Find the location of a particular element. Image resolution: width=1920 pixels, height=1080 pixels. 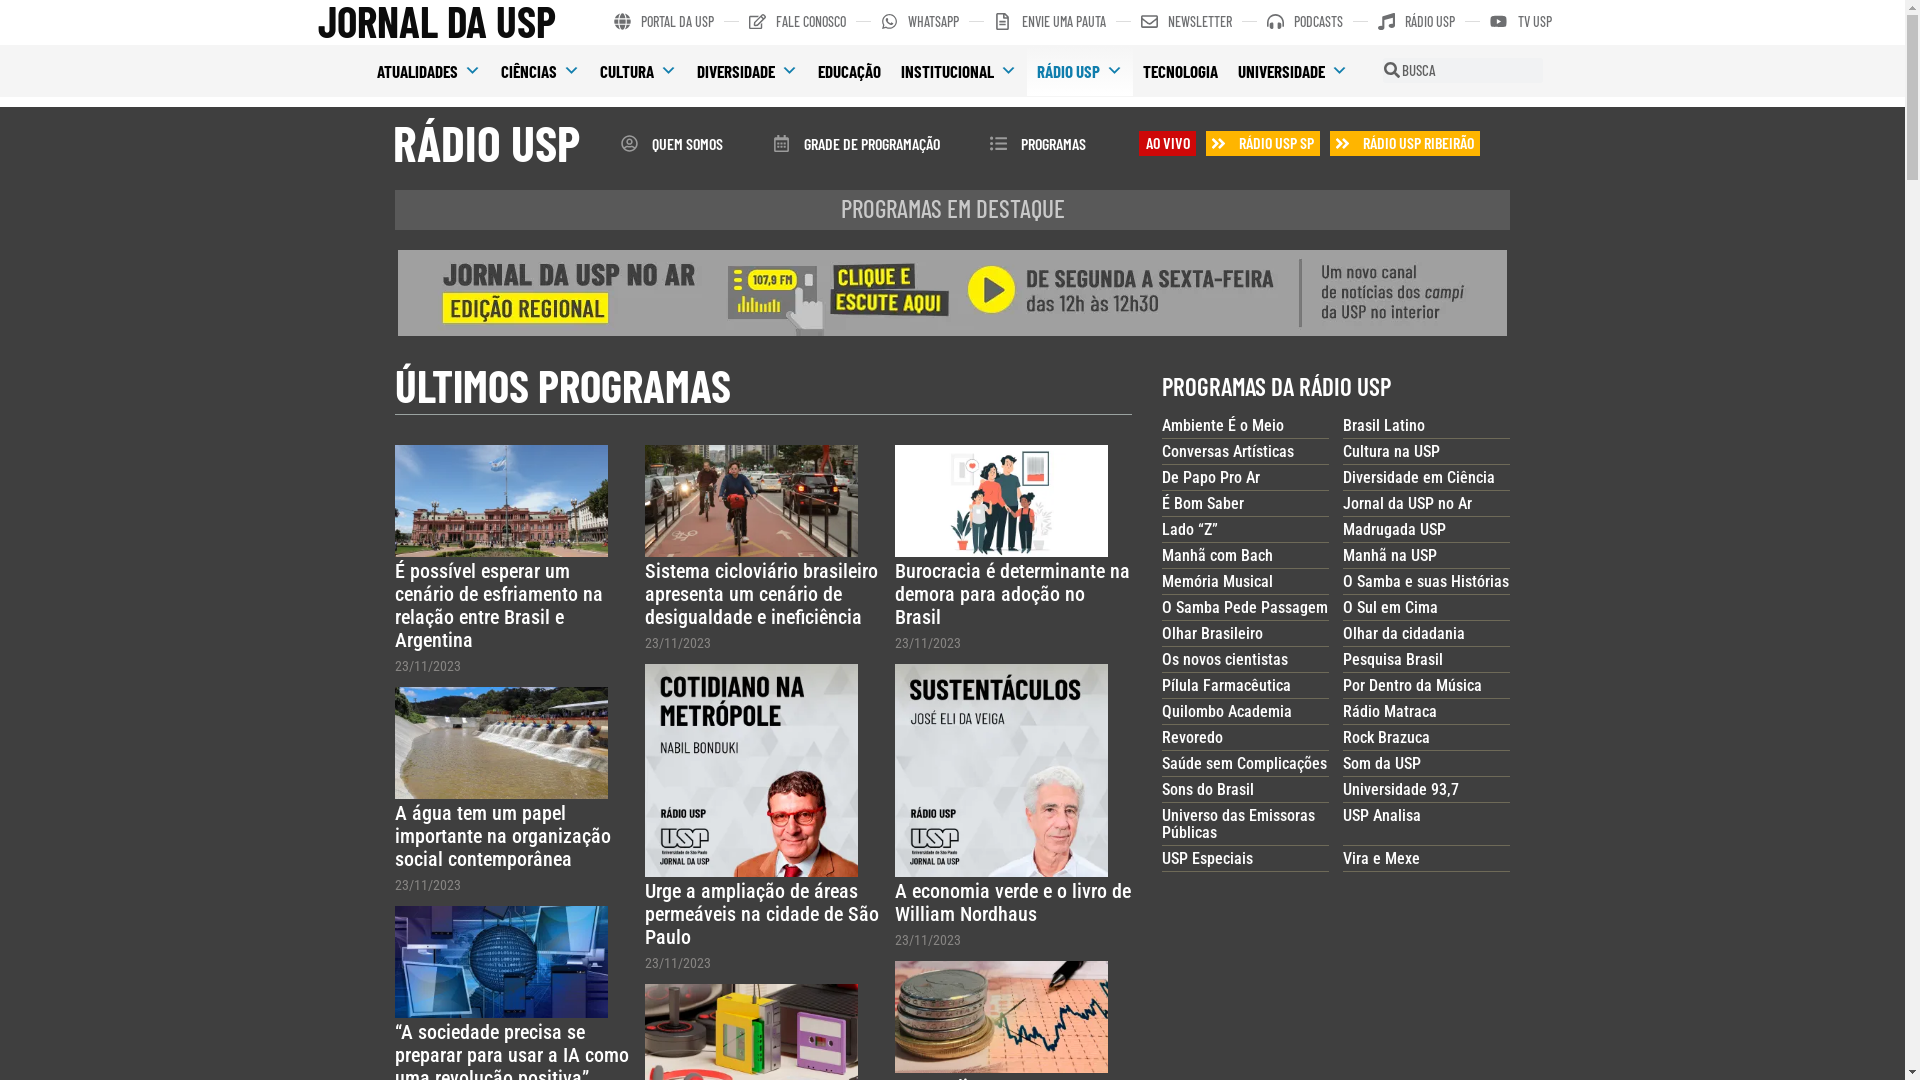

'FALE CONOSCO' is located at coordinates (796, 21).